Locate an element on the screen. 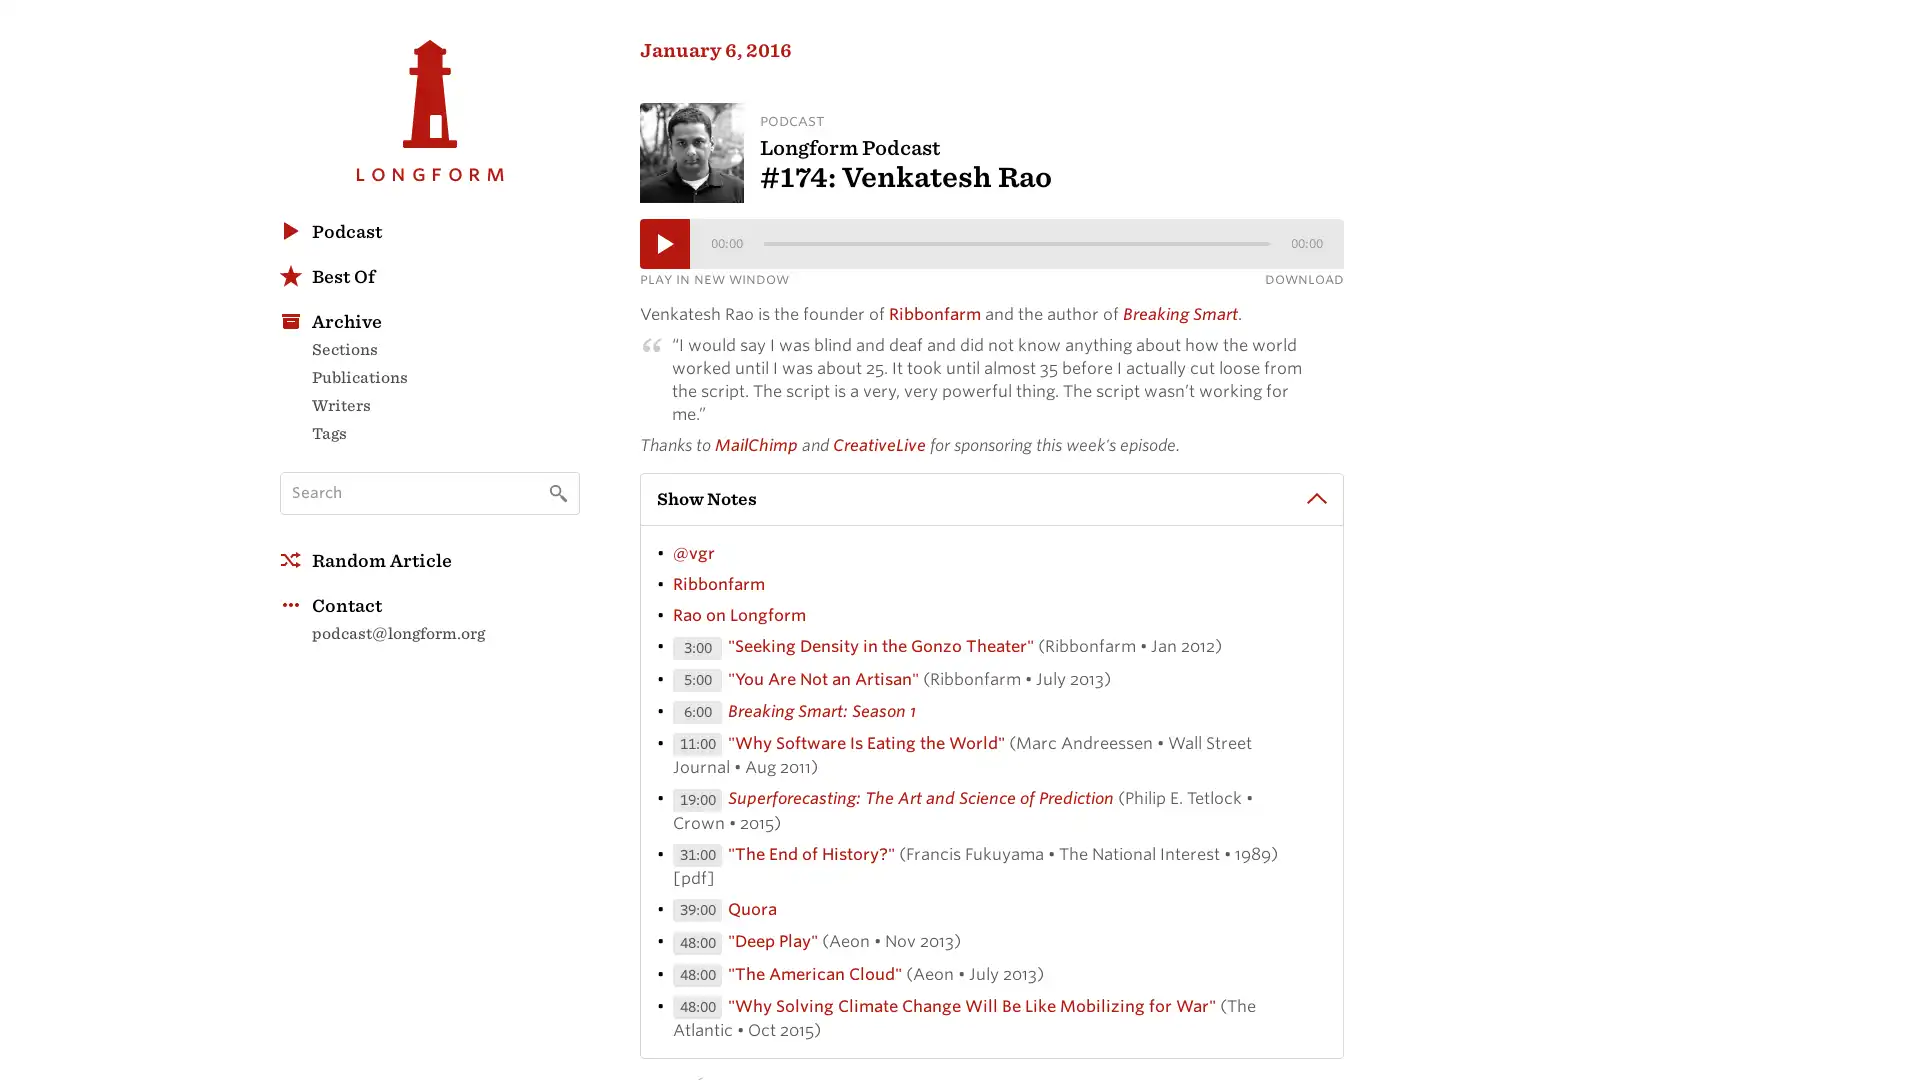 This screenshot has width=1920, height=1080. 39:00 is located at coordinates (697, 914).